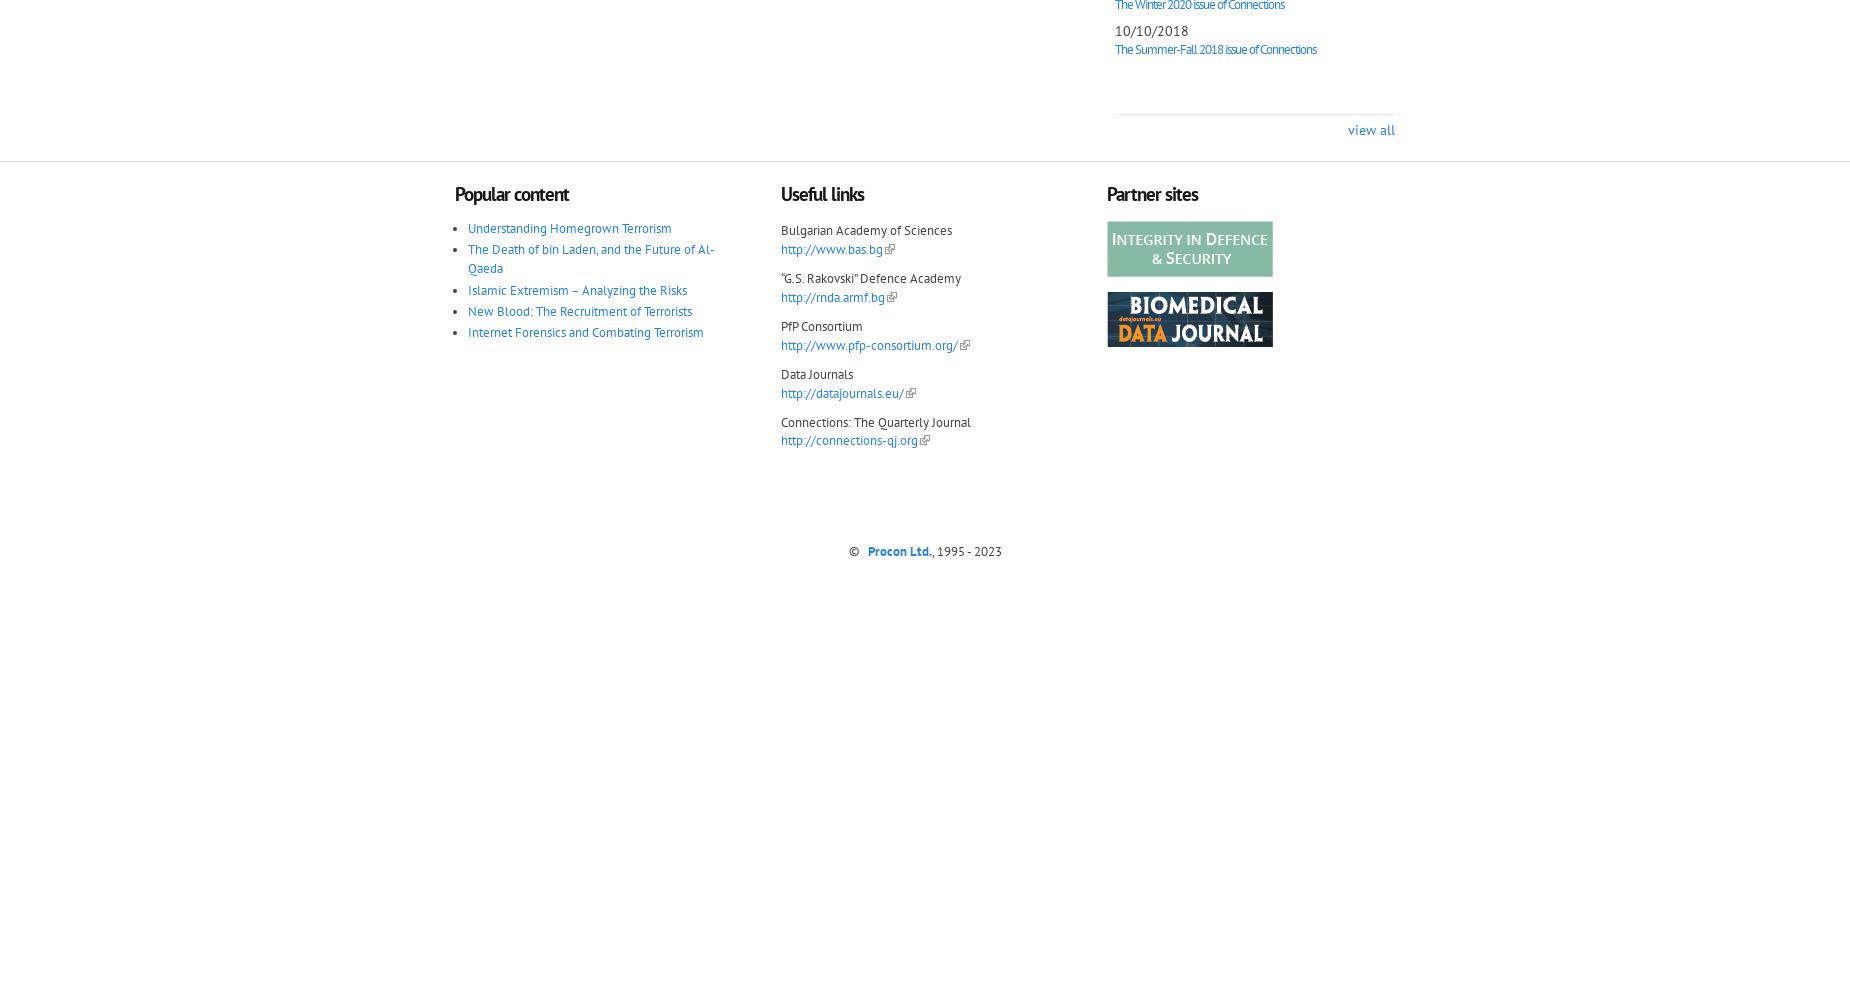 The height and width of the screenshot is (1000, 1850). Describe the element at coordinates (1346, 129) in the screenshot. I see `'view all'` at that location.